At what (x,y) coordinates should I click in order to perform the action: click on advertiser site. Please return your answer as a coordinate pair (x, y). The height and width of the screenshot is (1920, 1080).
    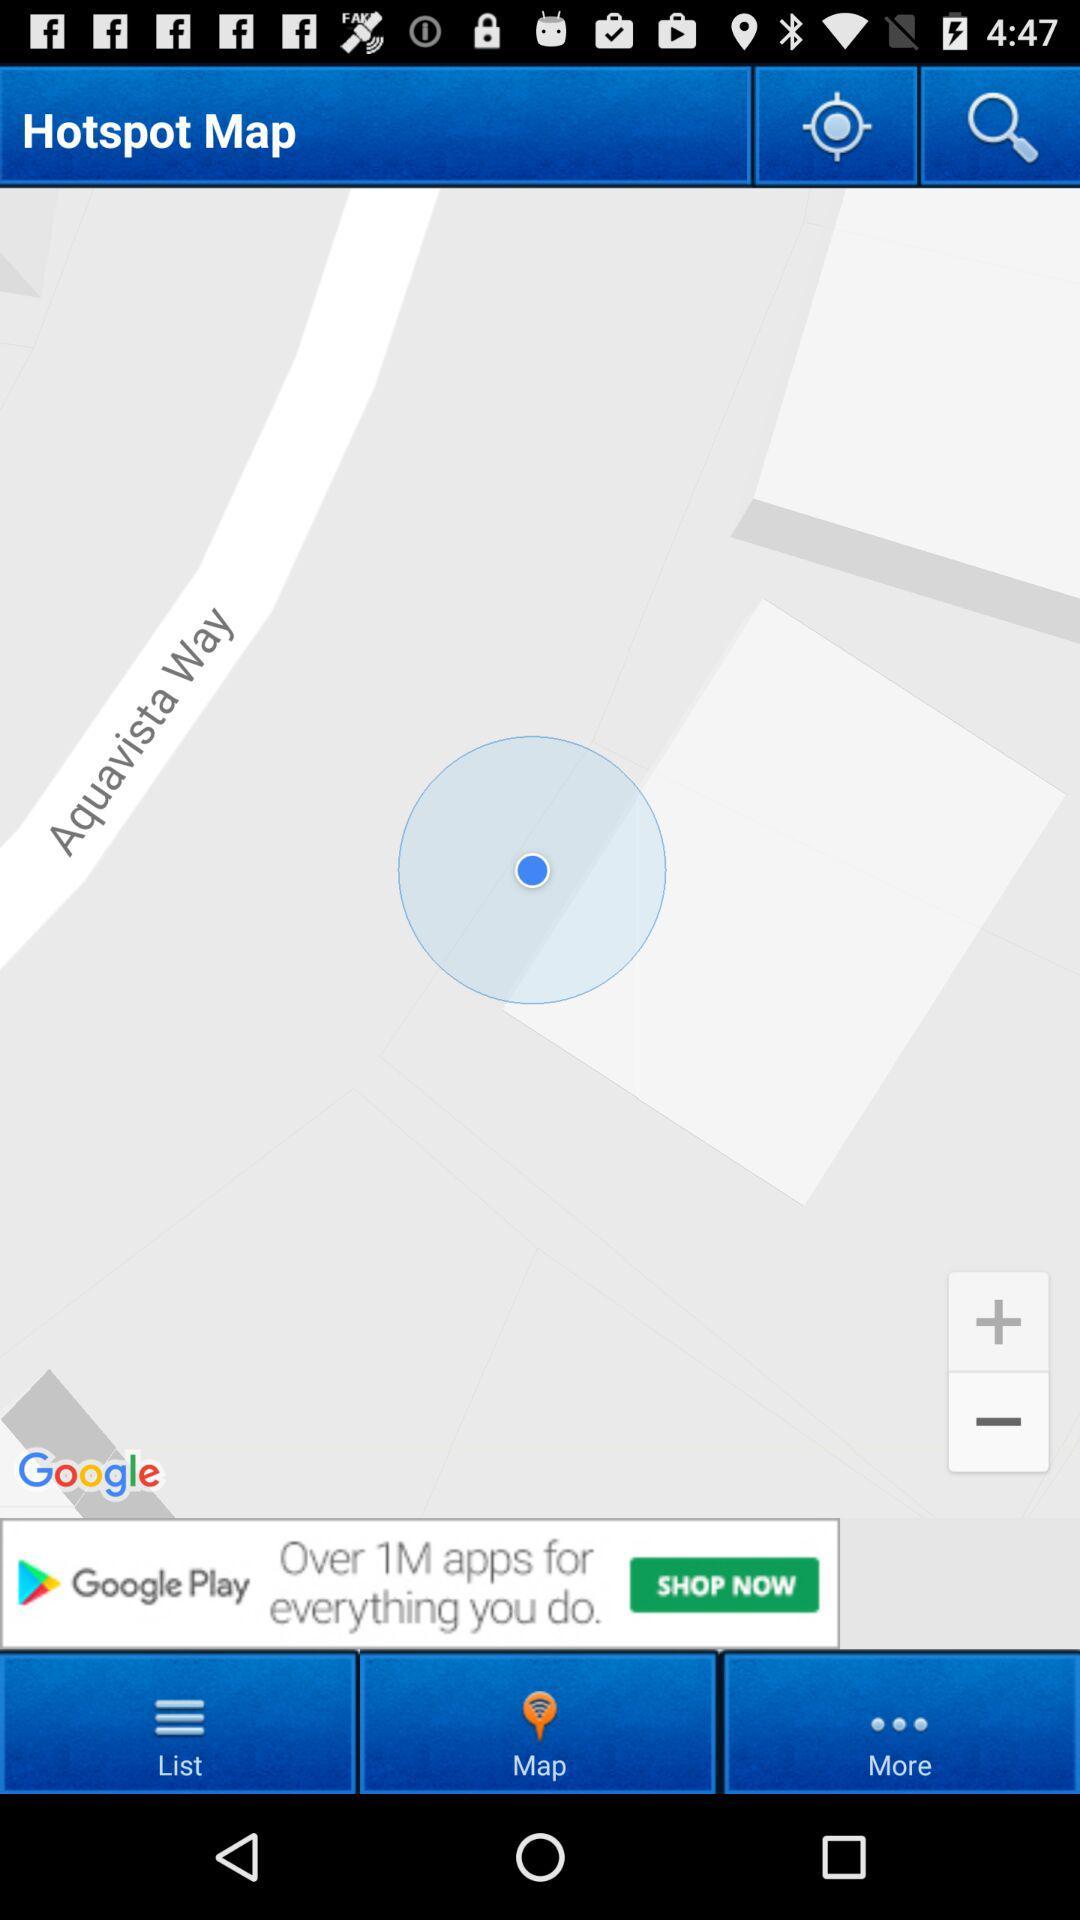
    Looking at the image, I should click on (540, 1582).